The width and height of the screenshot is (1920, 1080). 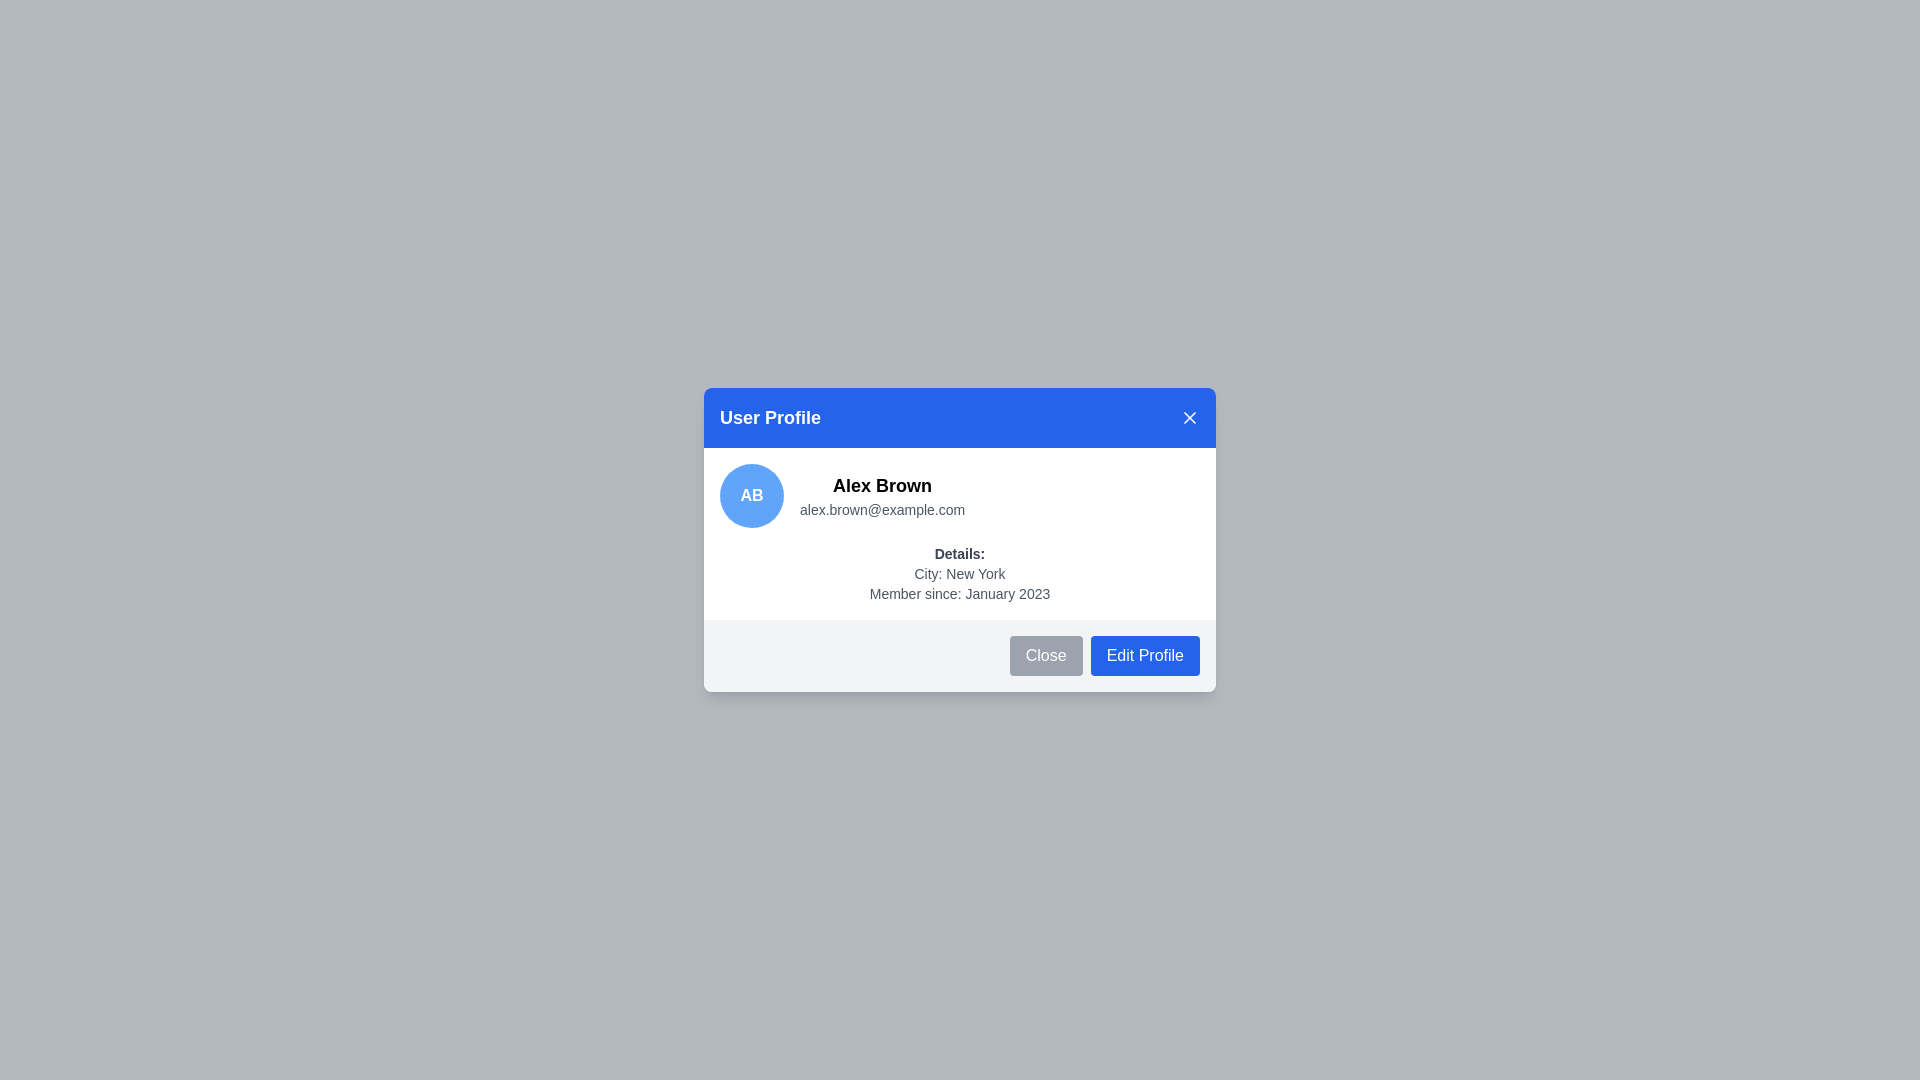 What do you see at coordinates (769, 416) in the screenshot?
I see `text content of the 'User Profile' text label, which is displayed in white, bold, large sans-serif font on a blue background bar at the top left of the modal dialog` at bounding box center [769, 416].